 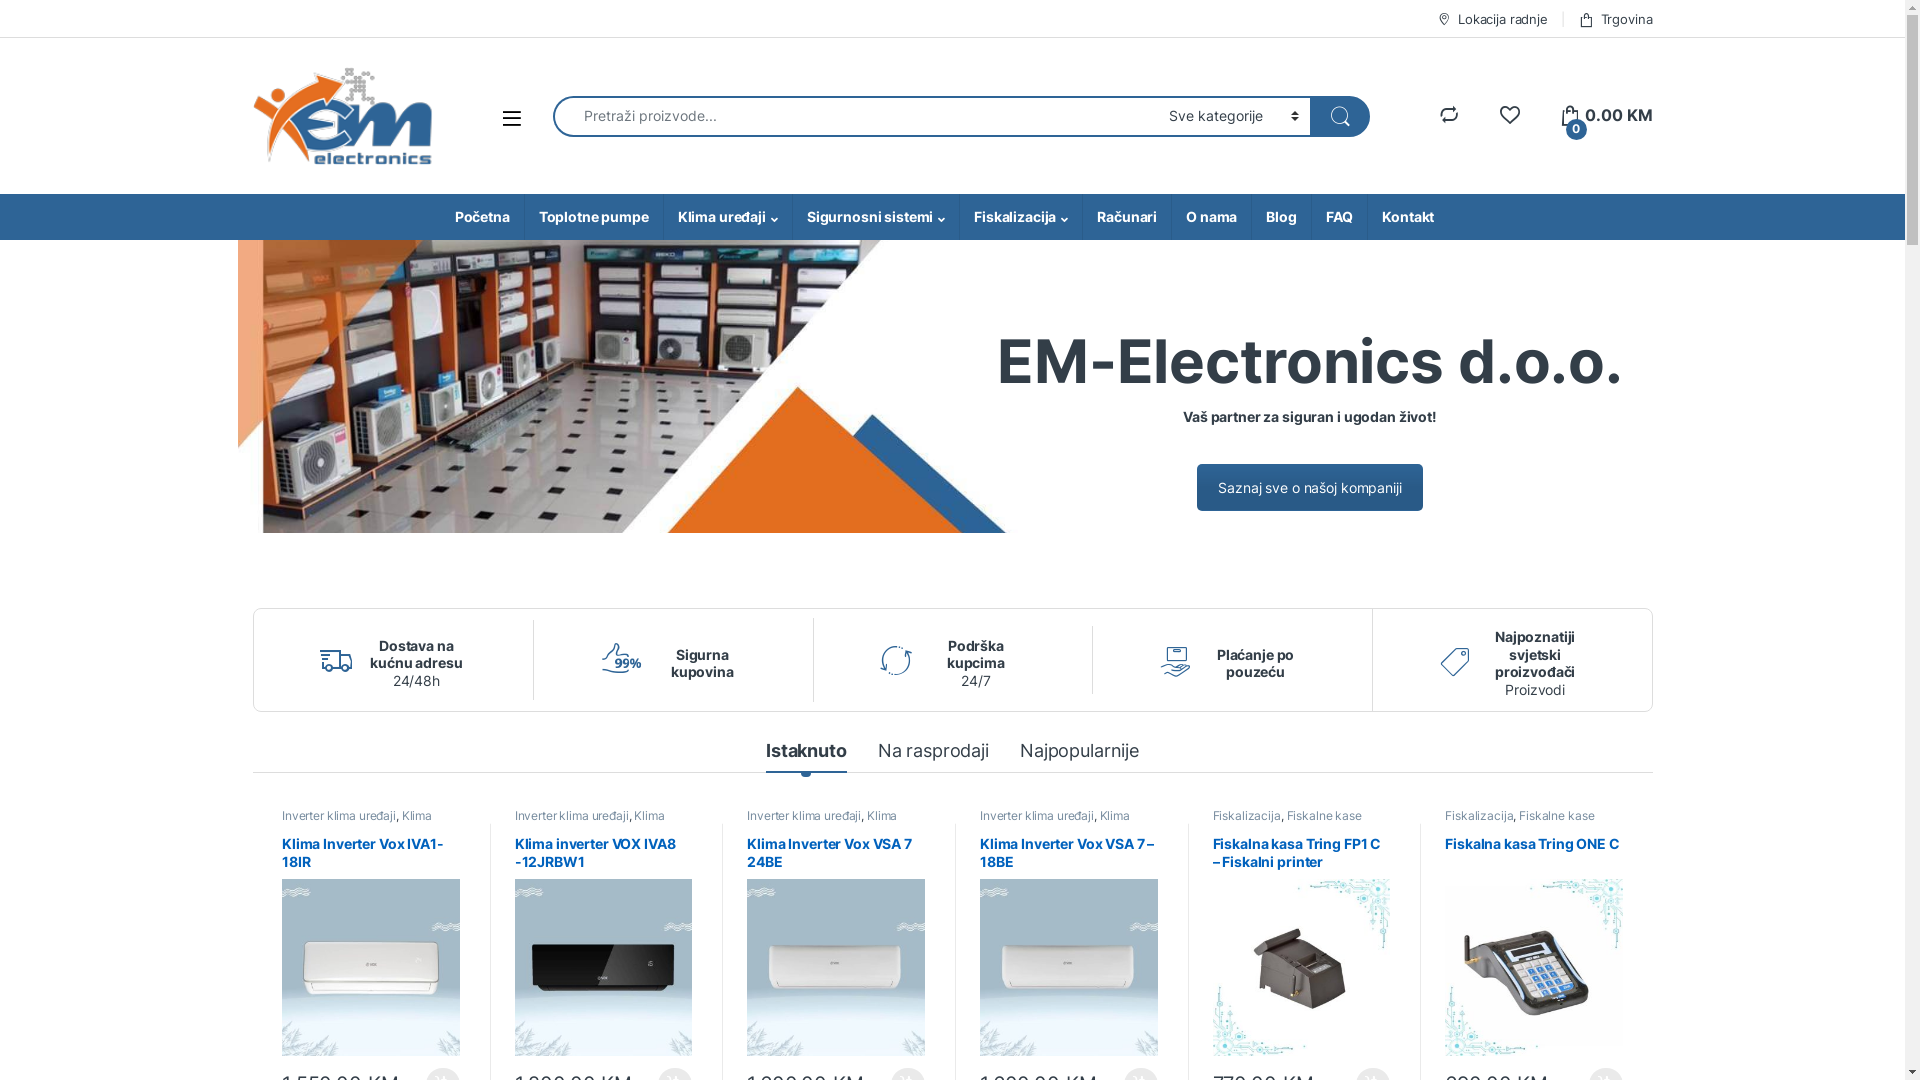 What do you see at coordinates (1615, 18) in the screenshot?
I see `'Trgovina'` at bounding box center [1615, 18].